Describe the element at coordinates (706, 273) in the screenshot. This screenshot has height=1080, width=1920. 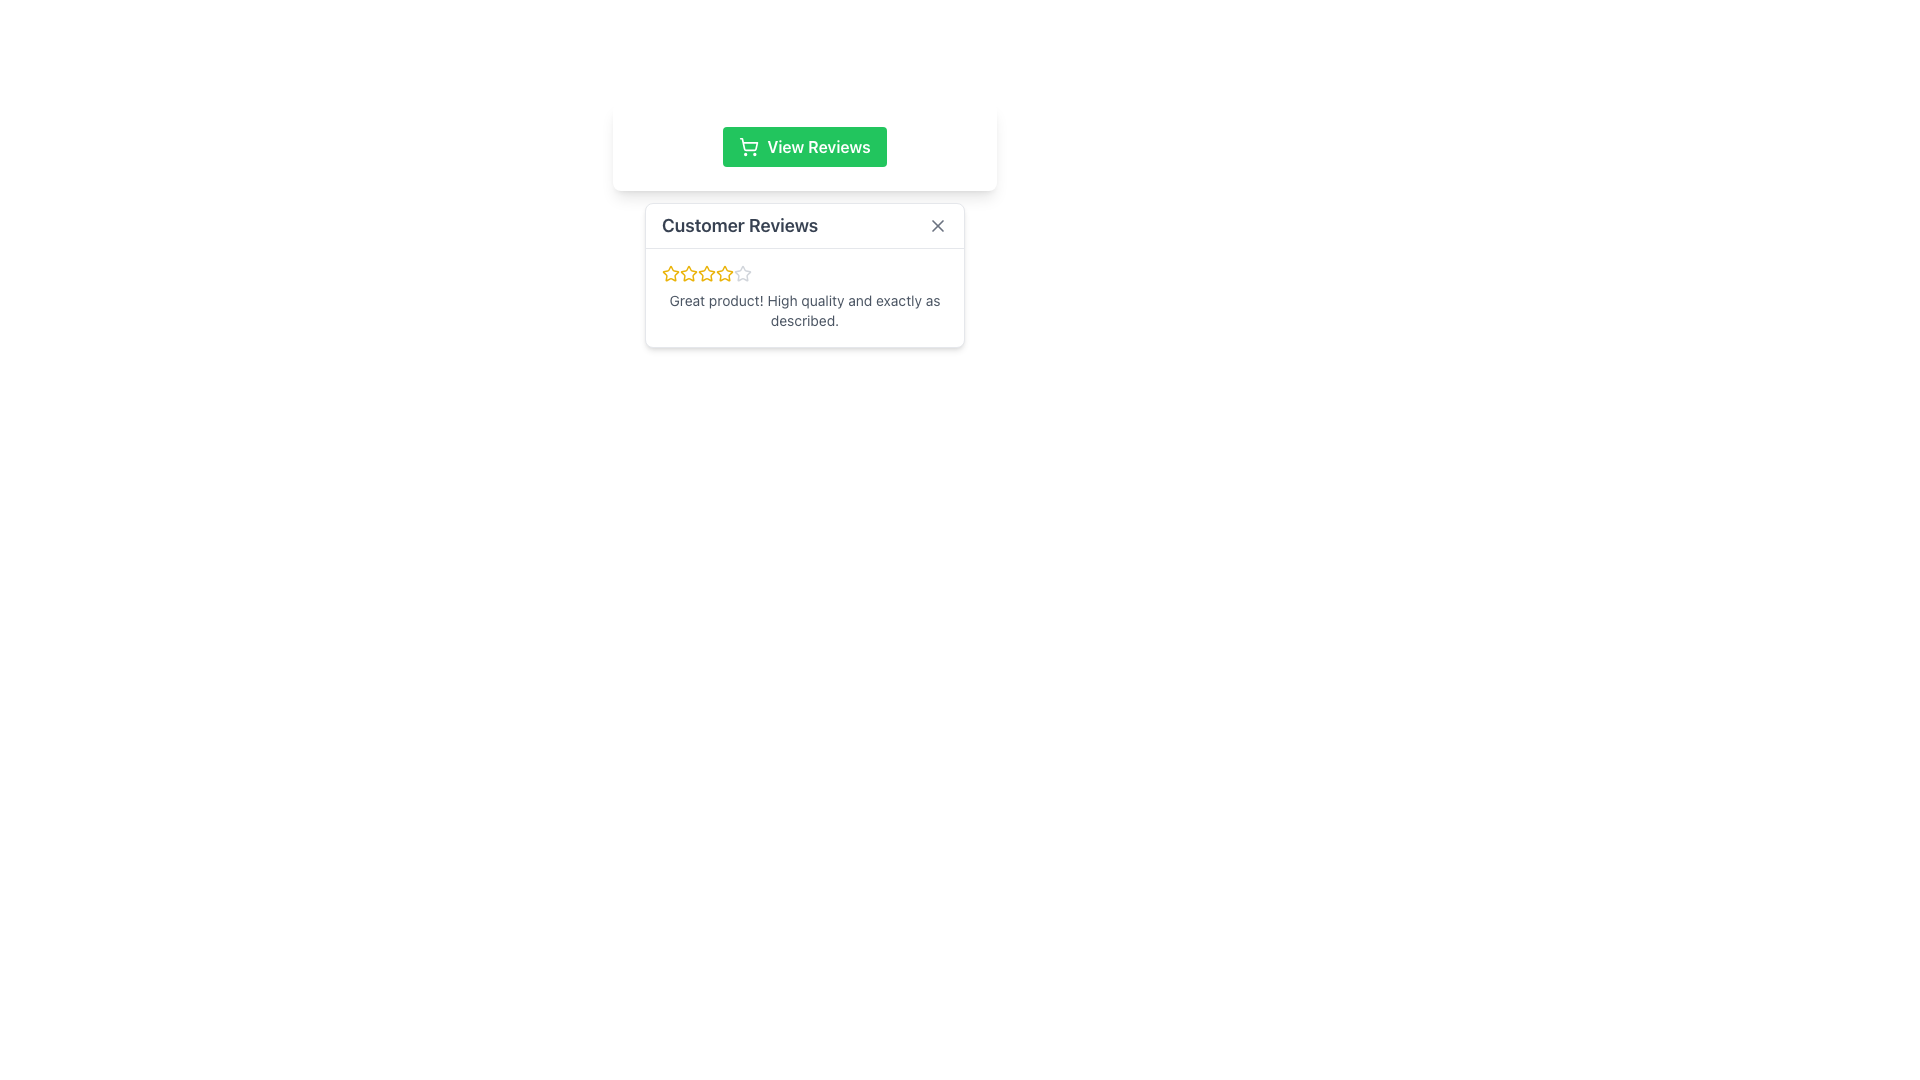
I see `the fifth star in the rating system, which is part of a sequence of seven stars located near the top of the 'Customer Reviews' section, to adjust the rating` at that location.